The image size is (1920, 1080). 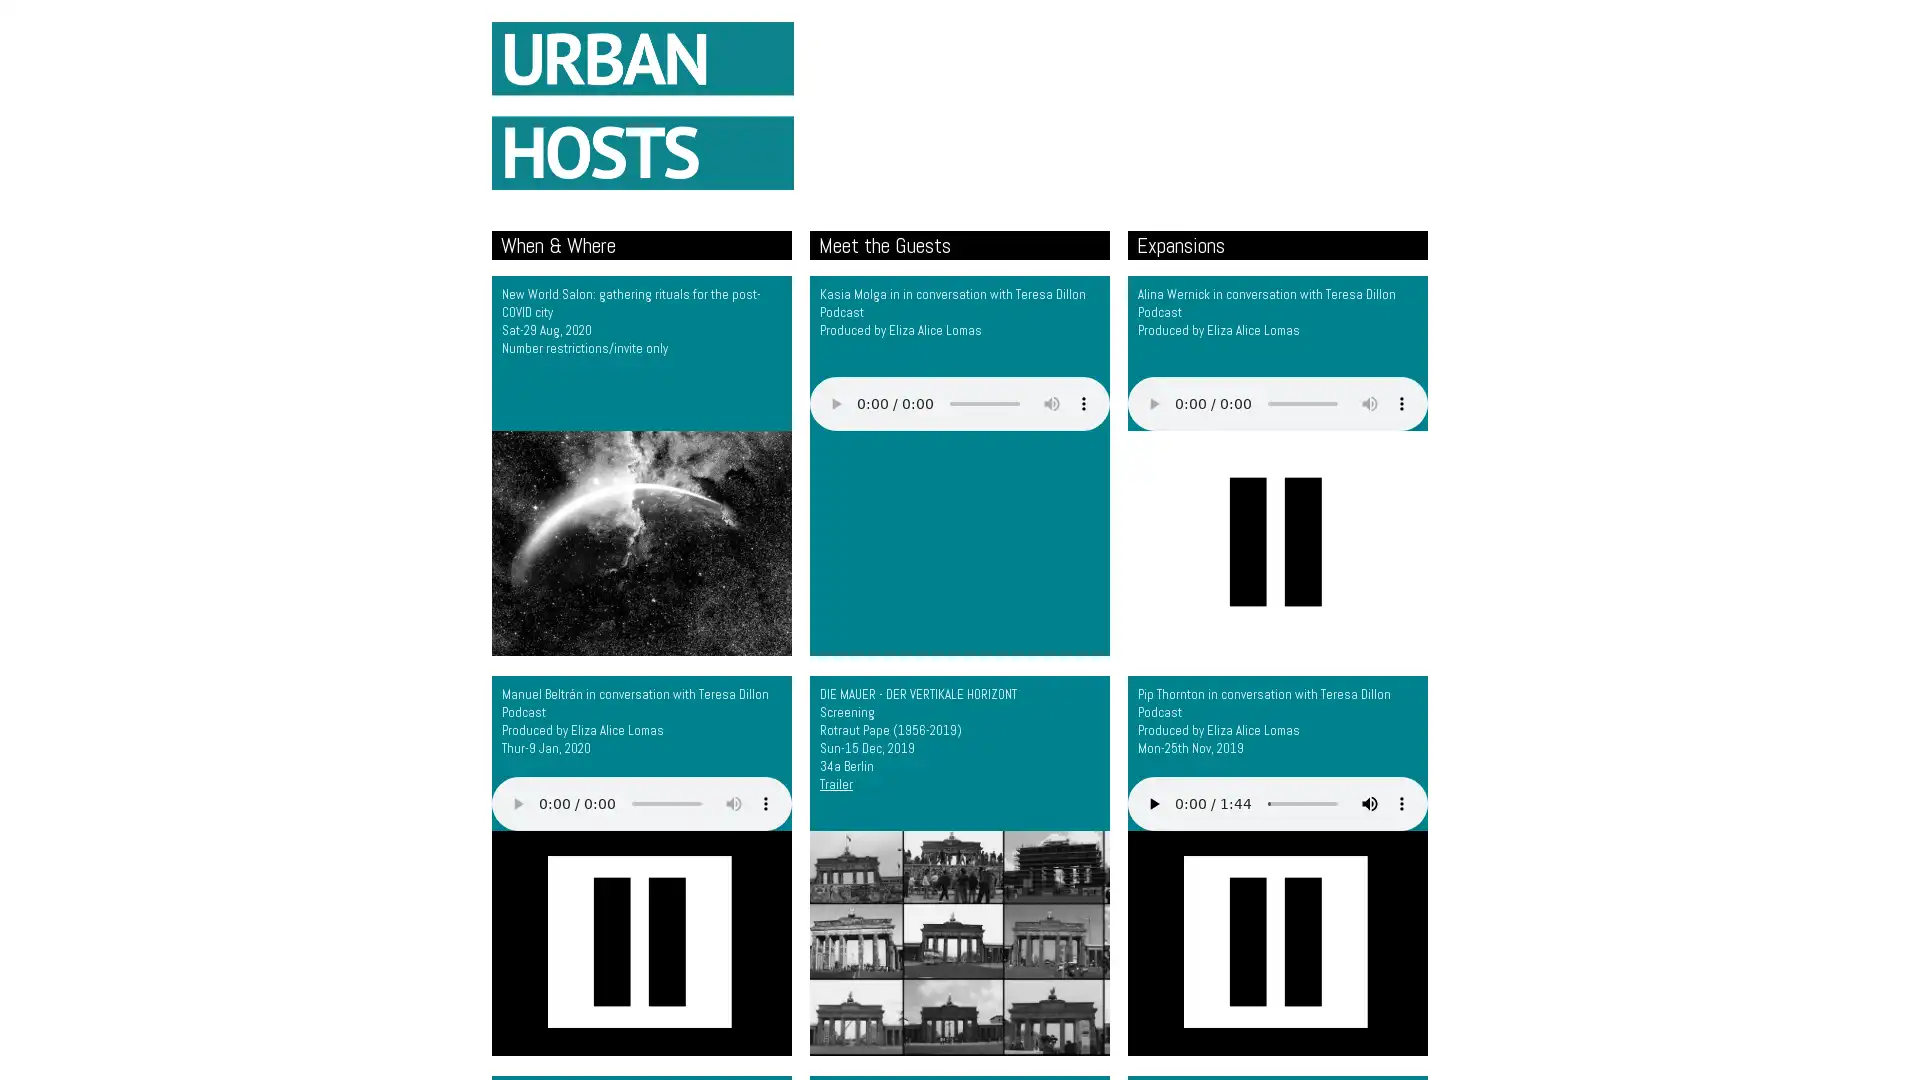 What do you see at coordinates (1083, 404) in the screenshot?
I see `show more media controls` at bounding box center [1083, 404].